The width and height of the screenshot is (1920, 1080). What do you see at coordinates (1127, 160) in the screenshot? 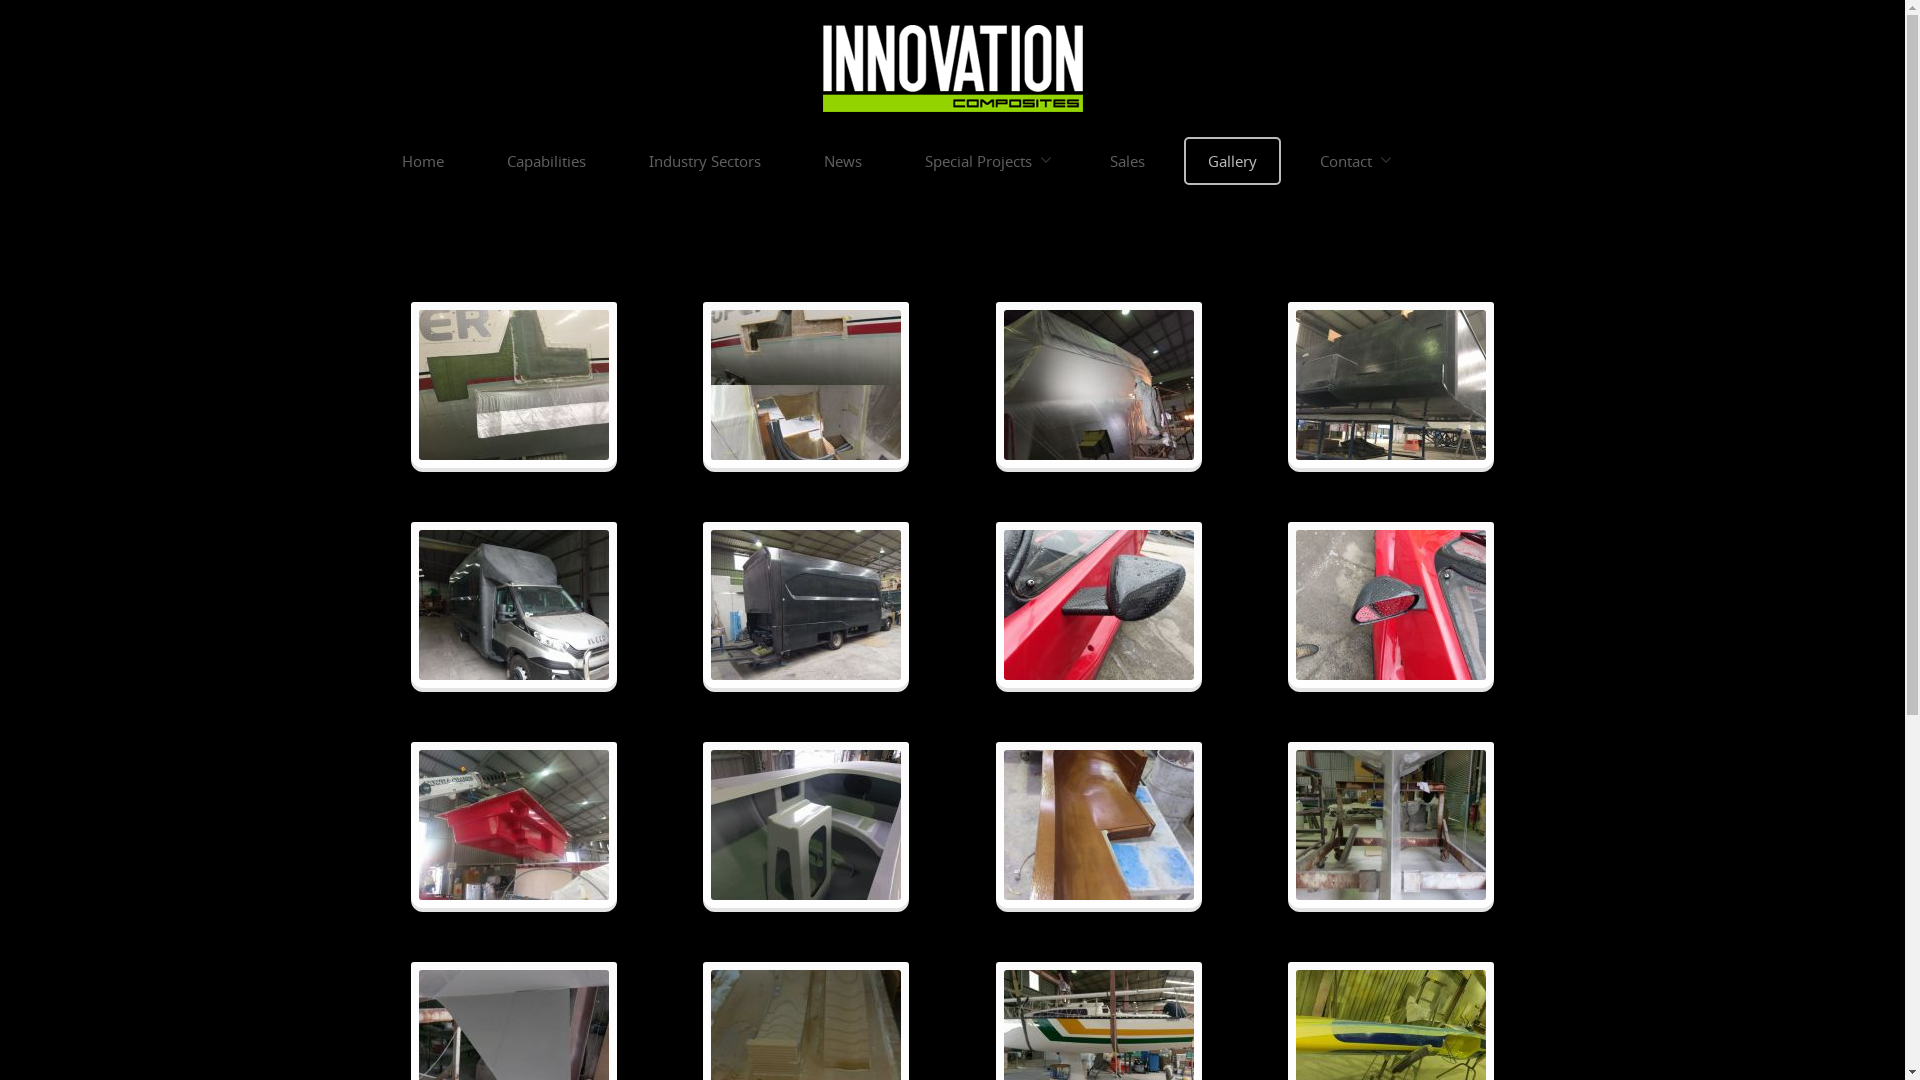
I see `'Sales'` at bounding box center [1127, 160].